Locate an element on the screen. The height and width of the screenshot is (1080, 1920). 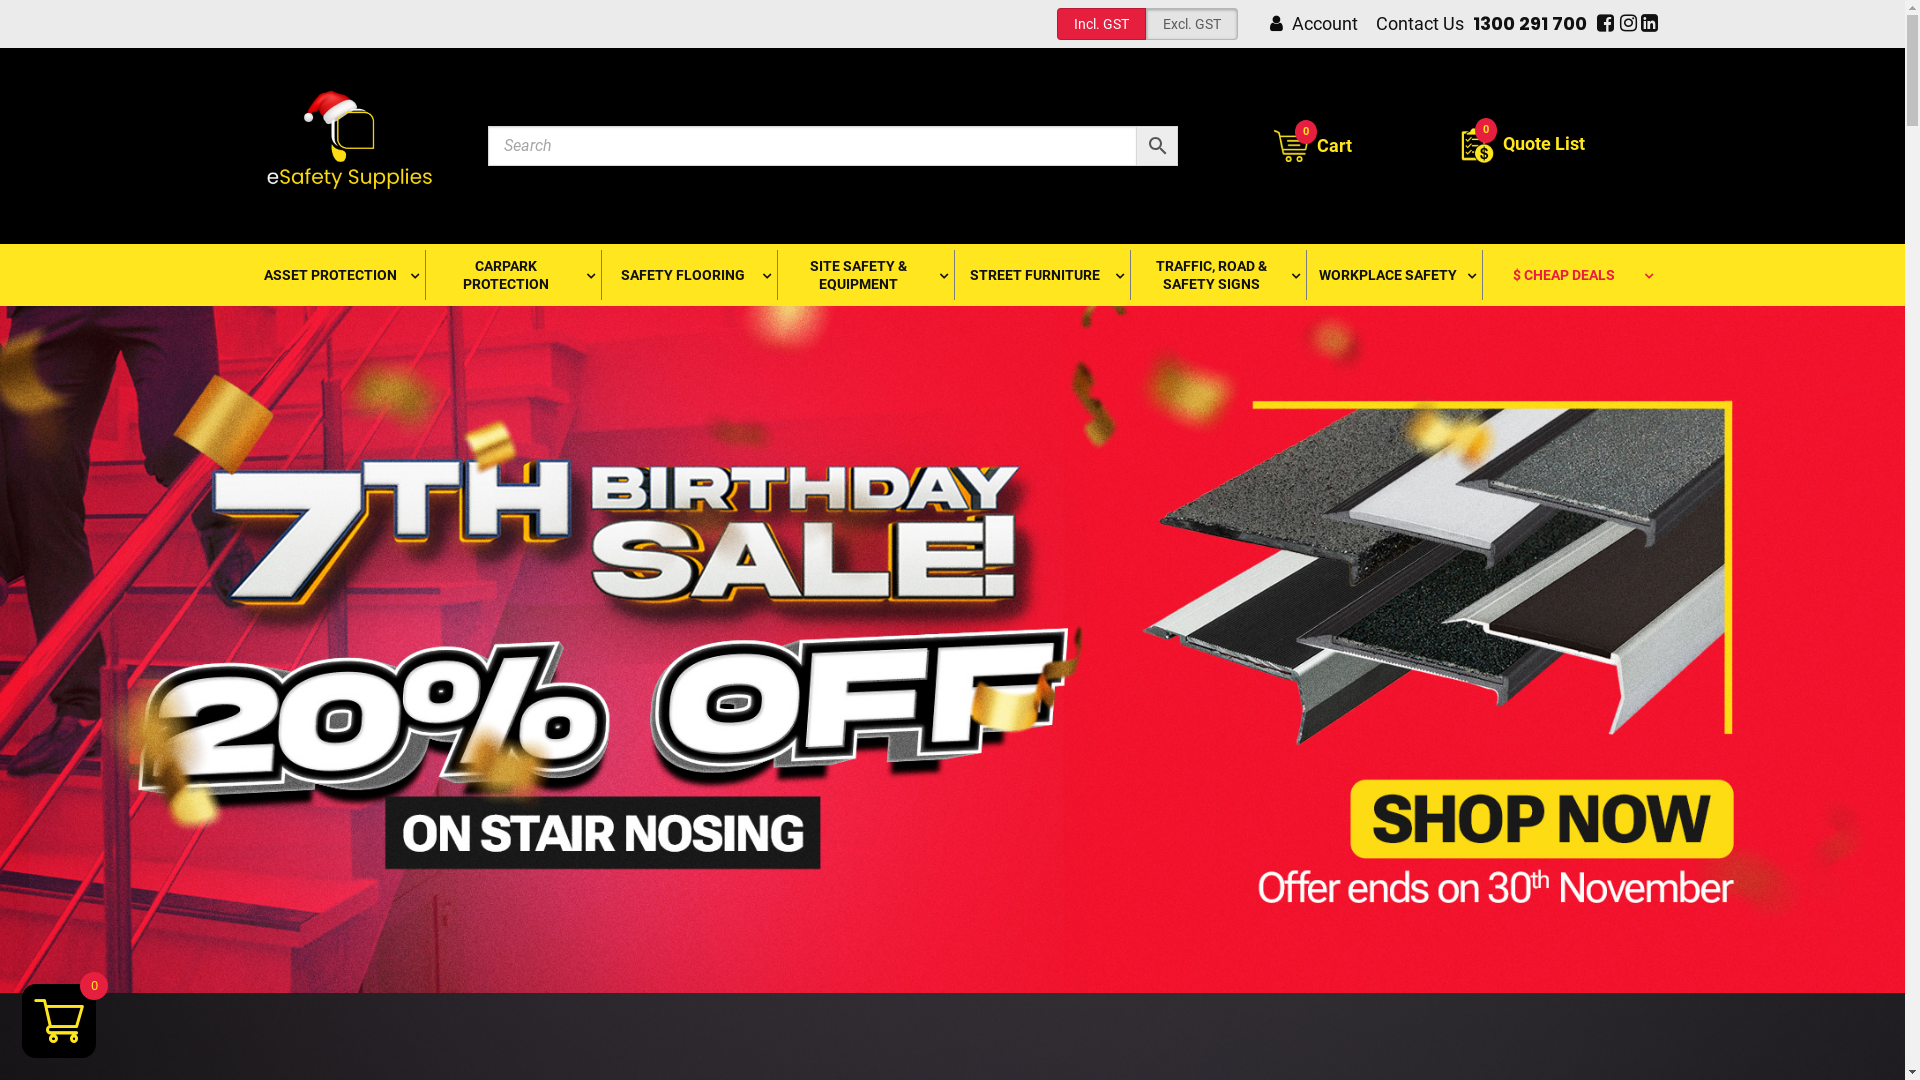
'Account' is located at coordinates (1324, 23).